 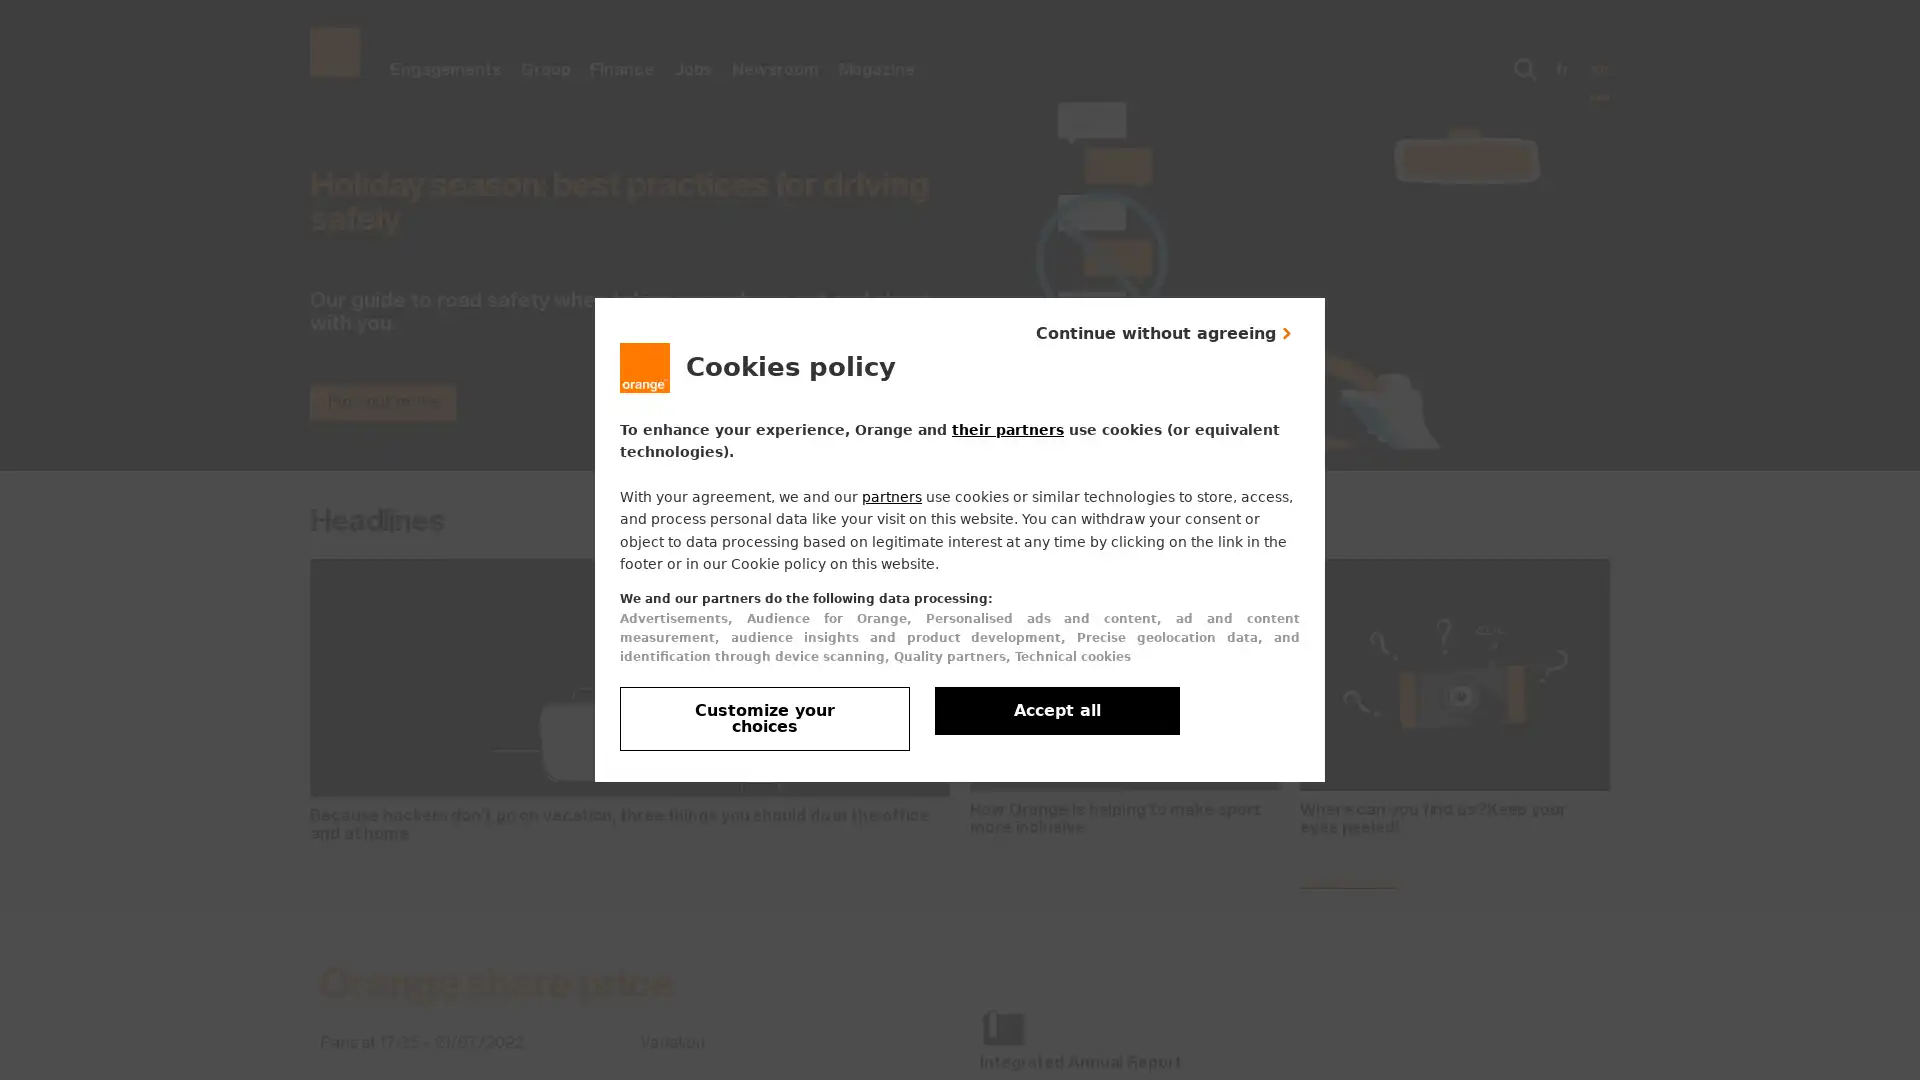 I want to click on Continue without agreeing, so click(x=1165, y=331).